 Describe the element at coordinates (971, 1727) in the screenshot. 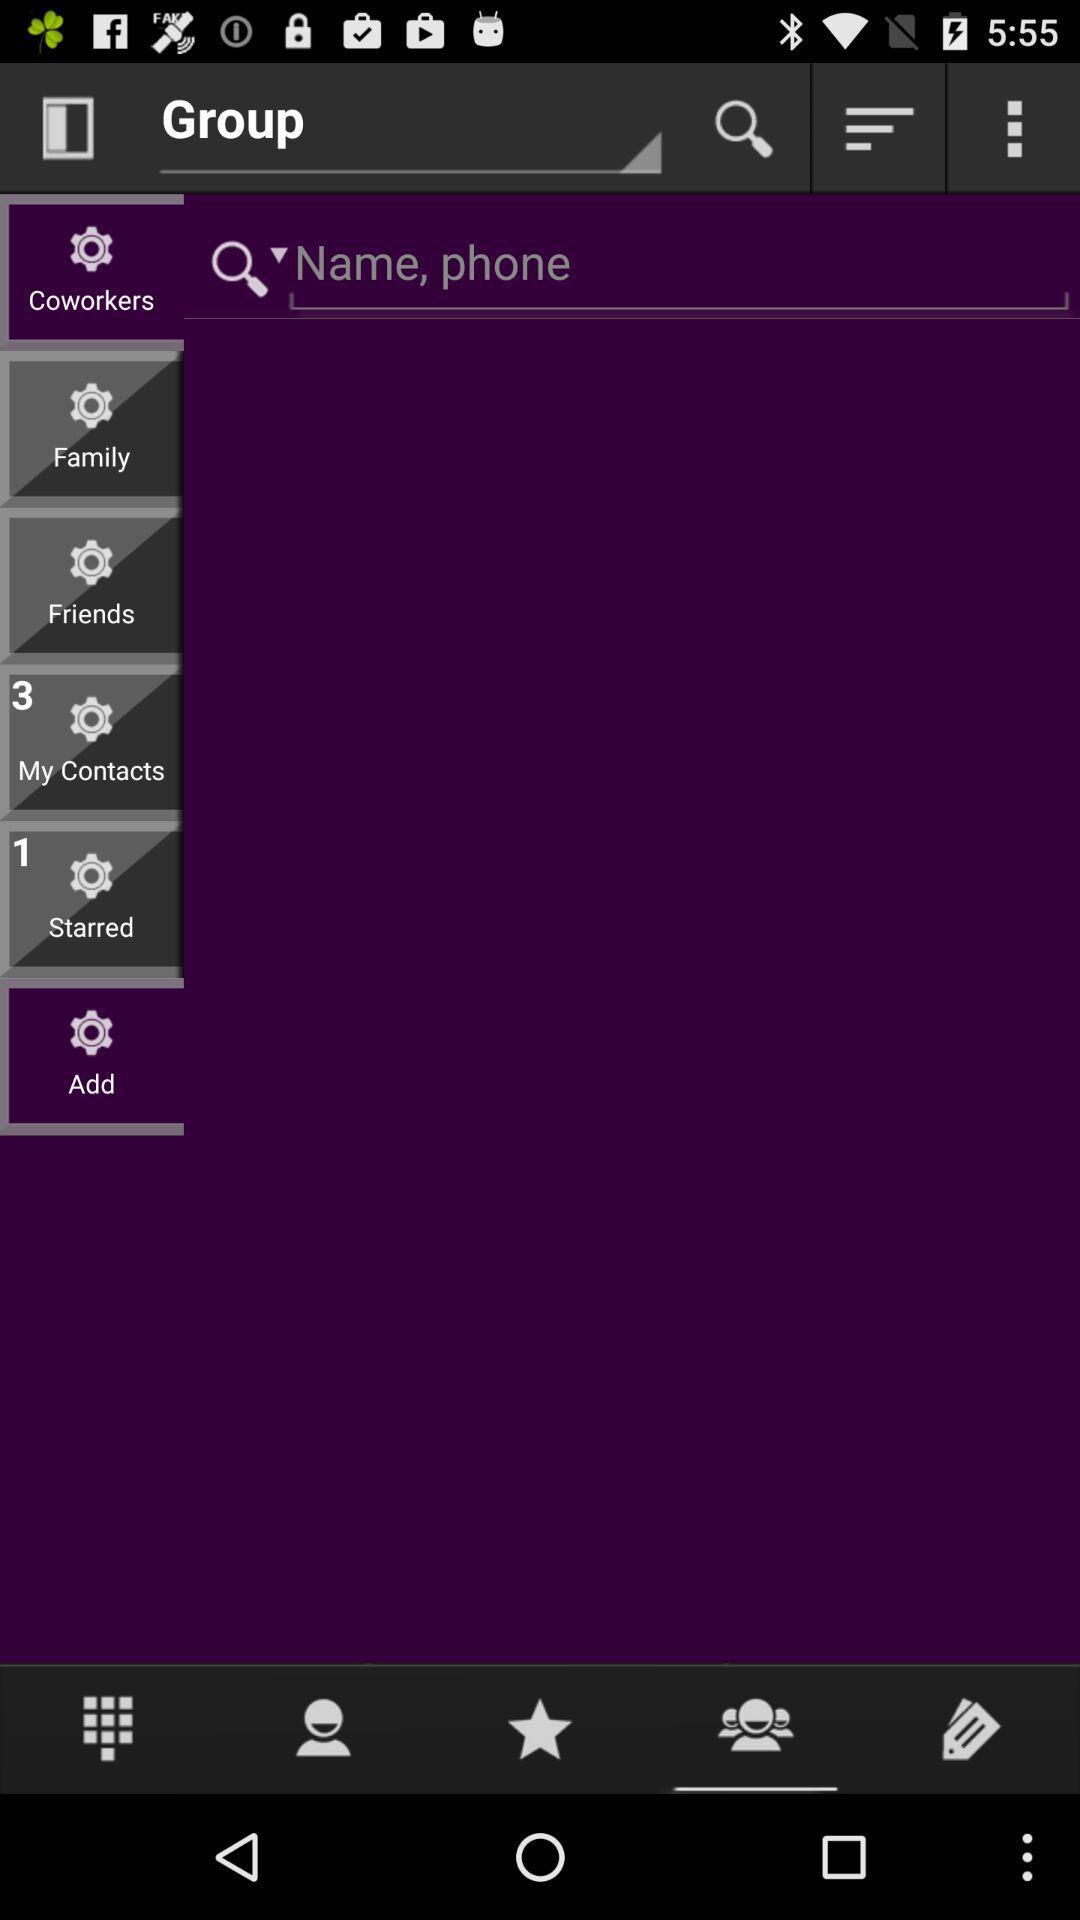

I see `write comment` at that location.